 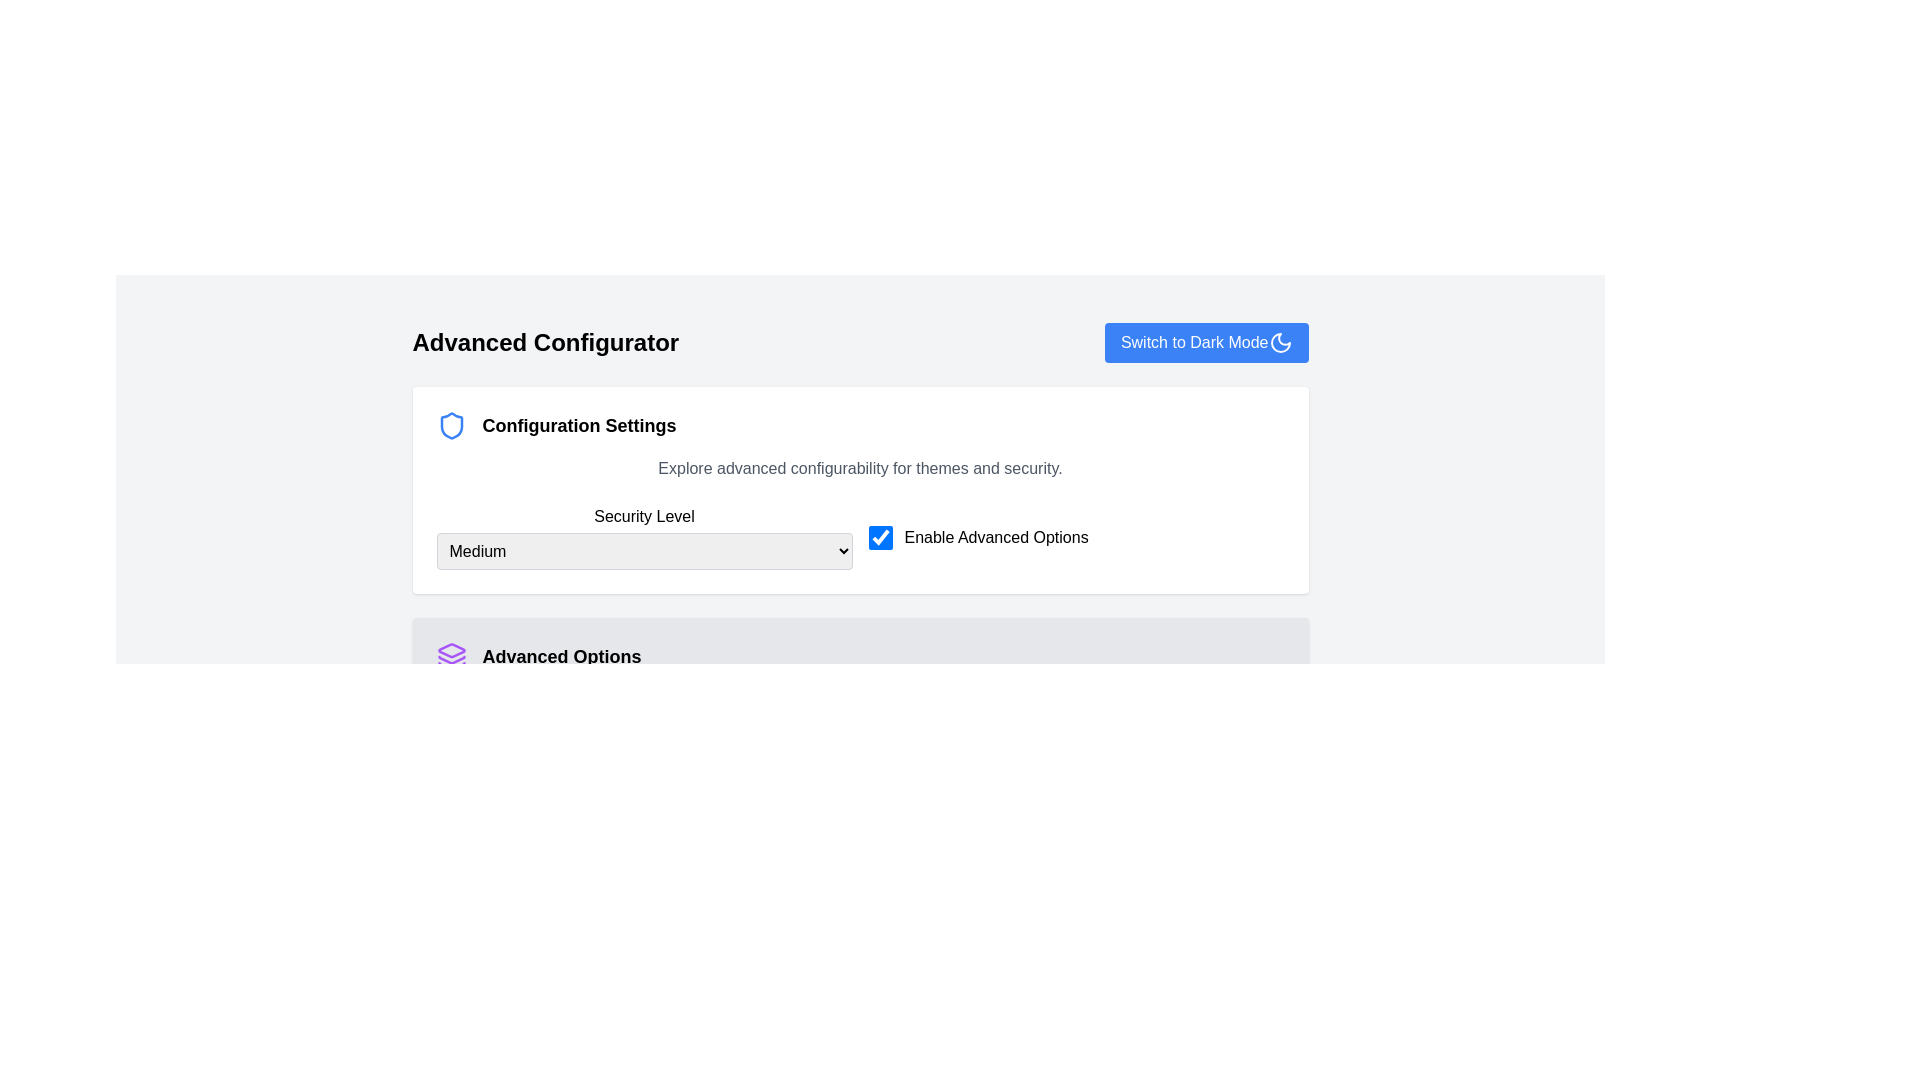 What do you see at coordinates (644, 551) in the screenshot?
I see `an option from the dropdown menu styled with a border and rounded corners, located under the 'Security Level' label, currently showing 'Medium' as the selected option` at bounding box center [644, 551].